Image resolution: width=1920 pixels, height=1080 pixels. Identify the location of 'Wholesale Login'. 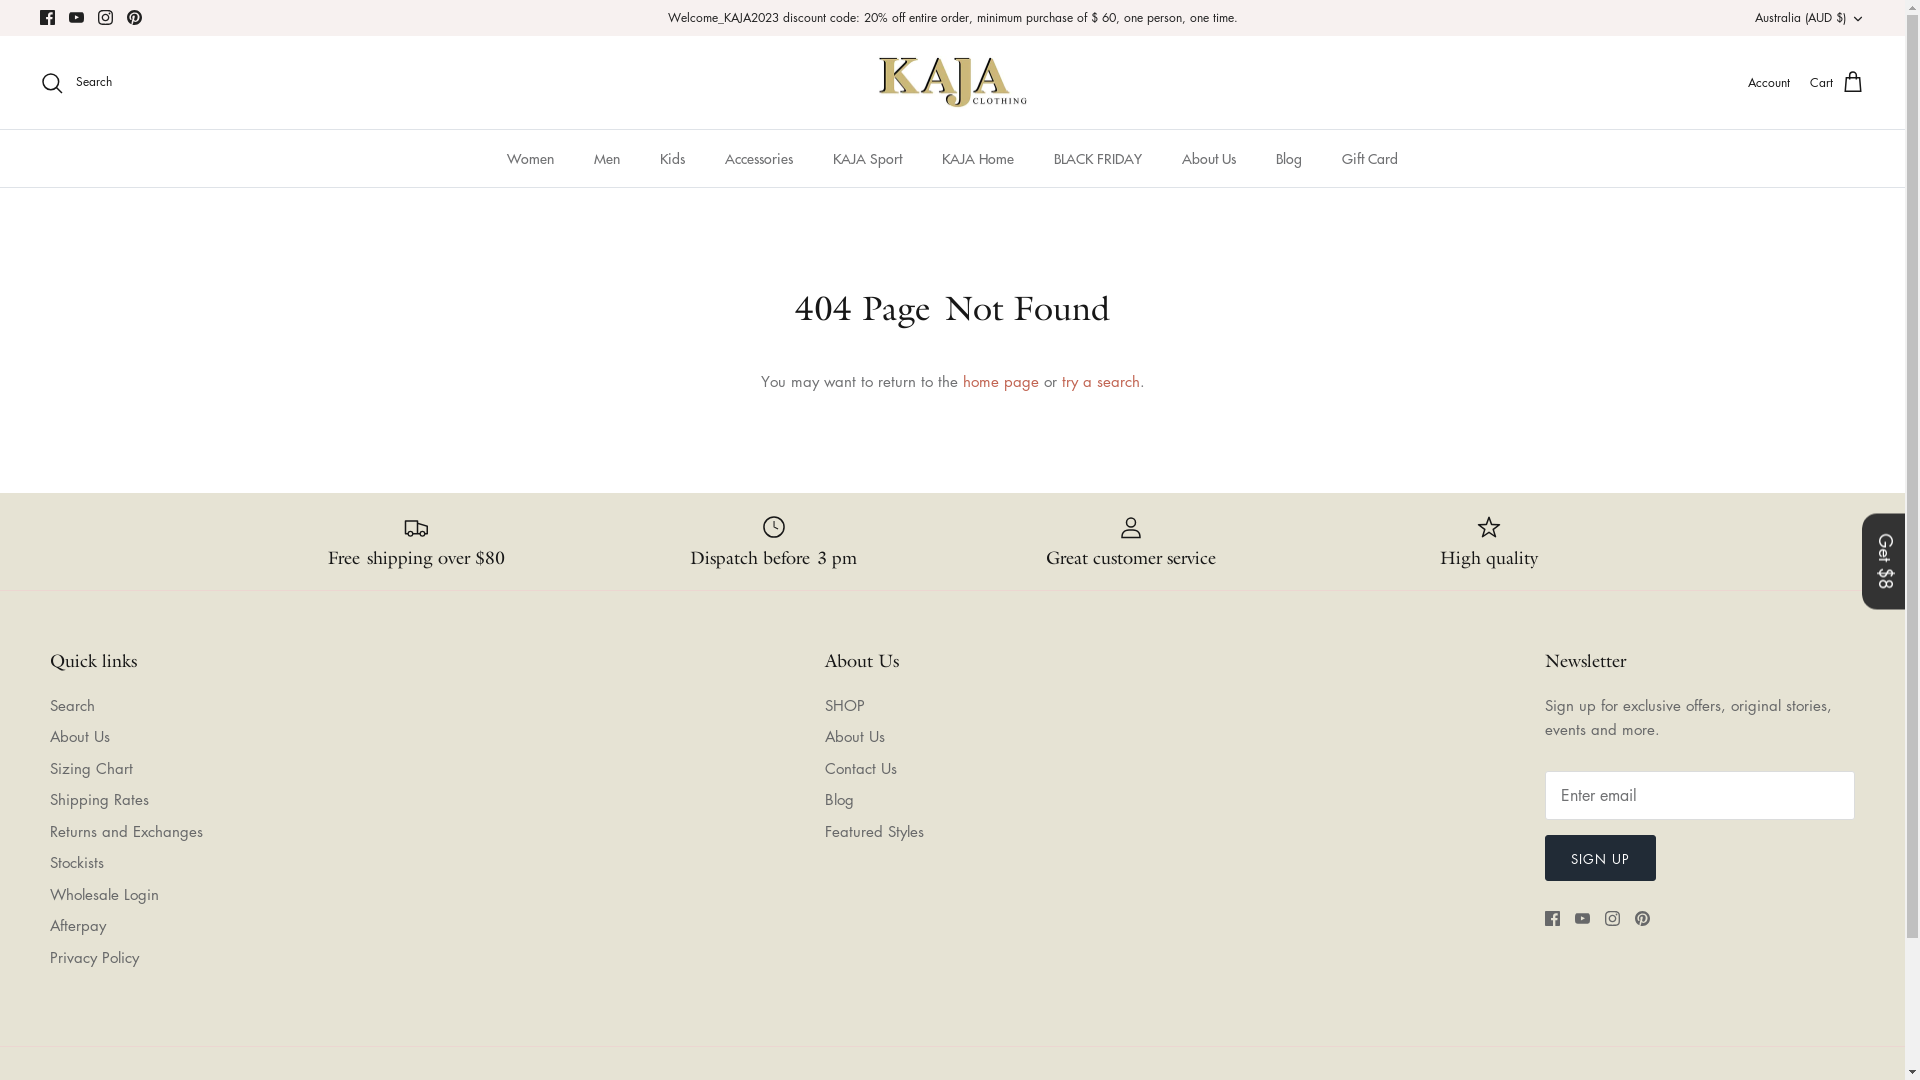
(103, 893).